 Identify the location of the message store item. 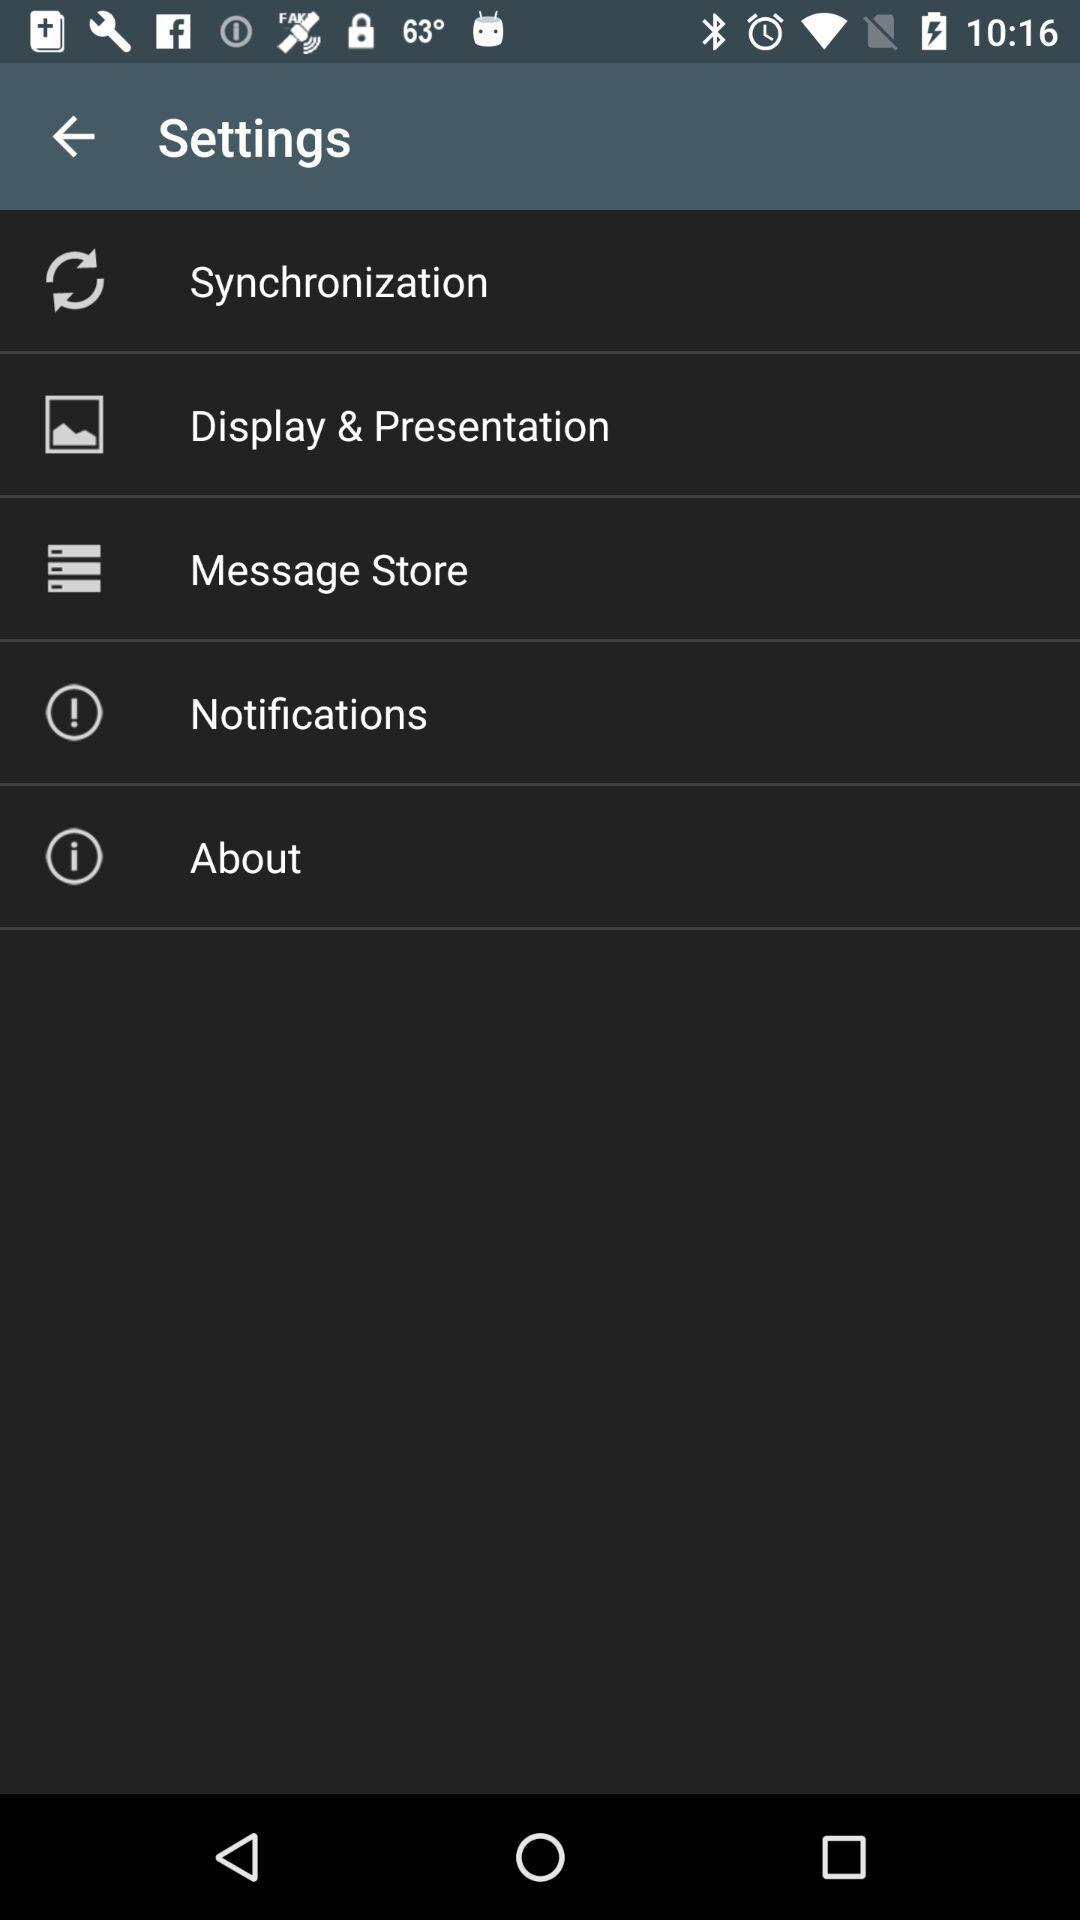
(328, 567).